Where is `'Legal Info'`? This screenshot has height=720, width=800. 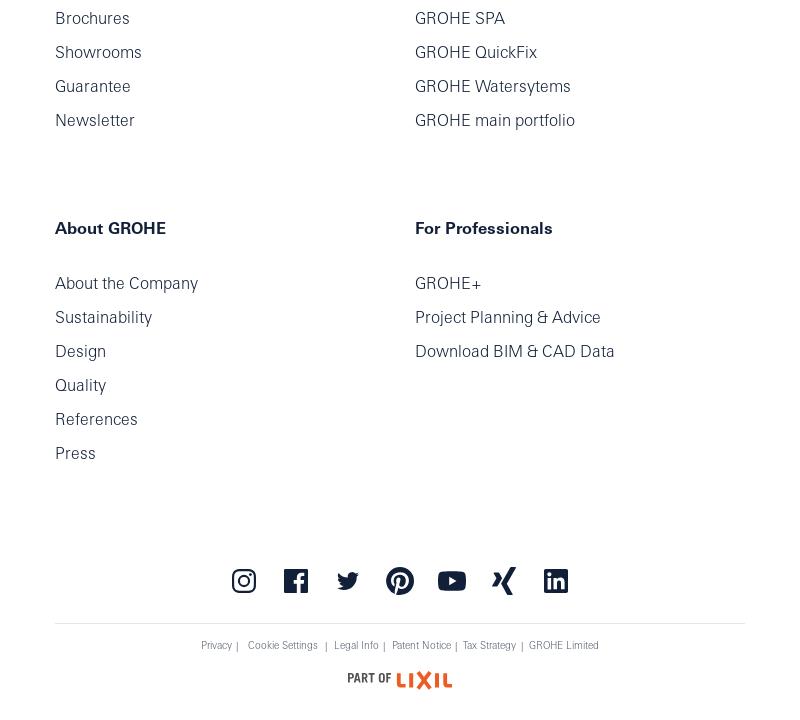
'Legal Info' is located at coordinates (355, 644).